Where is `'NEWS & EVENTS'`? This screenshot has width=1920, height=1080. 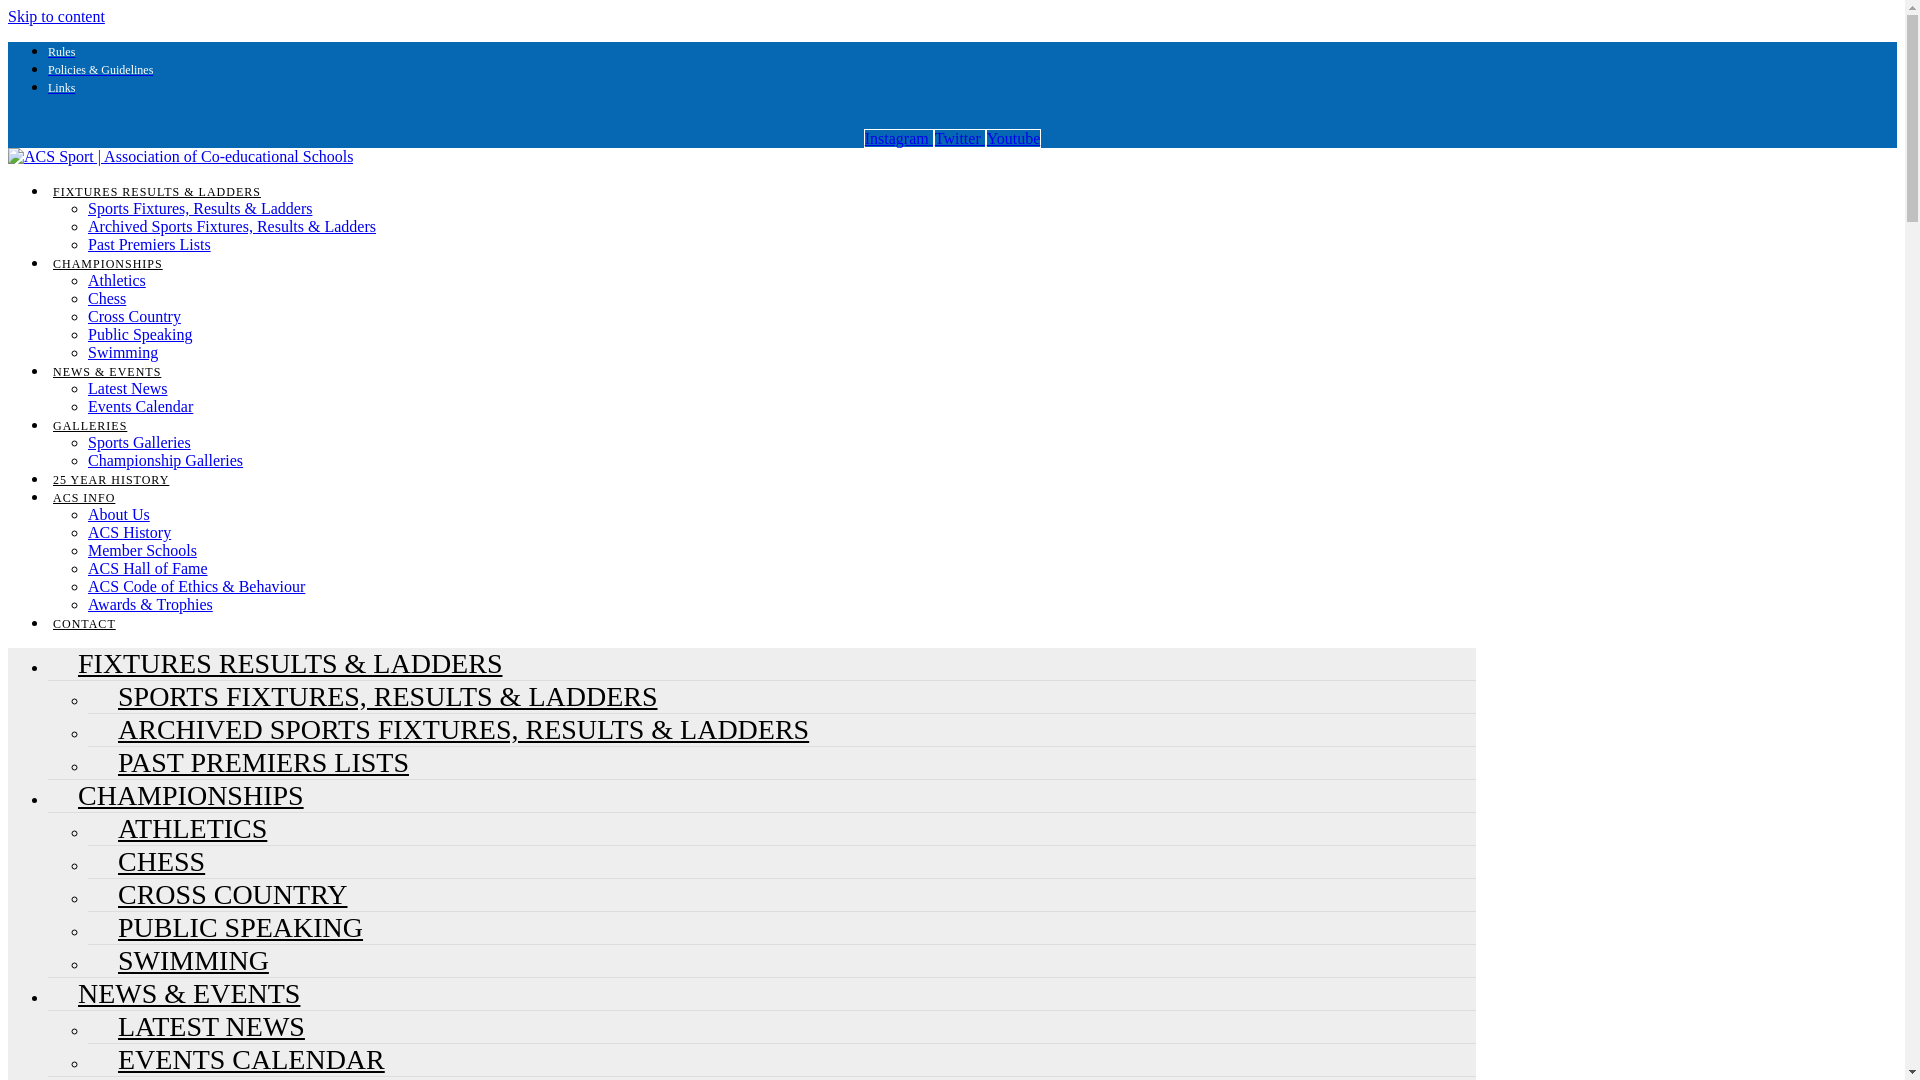
'NEWS & EVENTS' is located at coordinates (48, 371).